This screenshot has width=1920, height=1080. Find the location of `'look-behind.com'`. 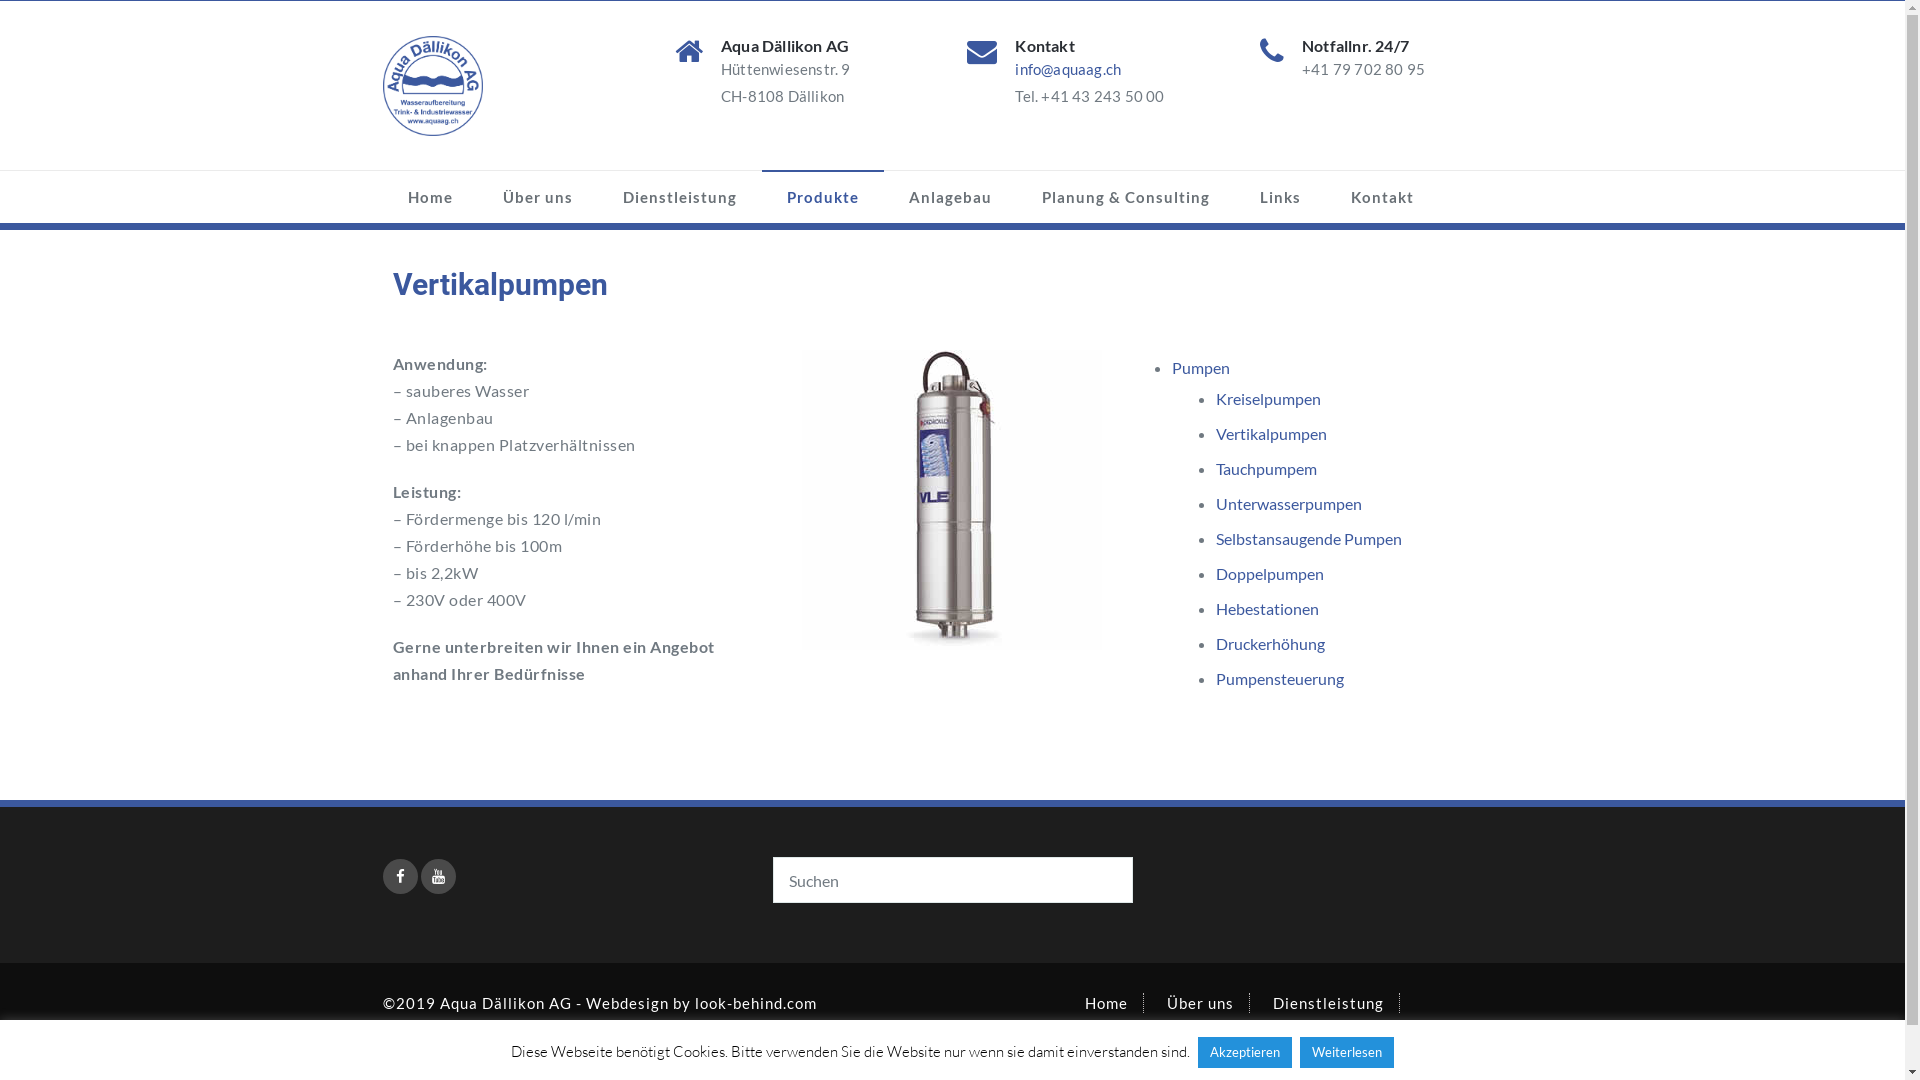

'look-behind.com' is located at coordinates (753, 1002).